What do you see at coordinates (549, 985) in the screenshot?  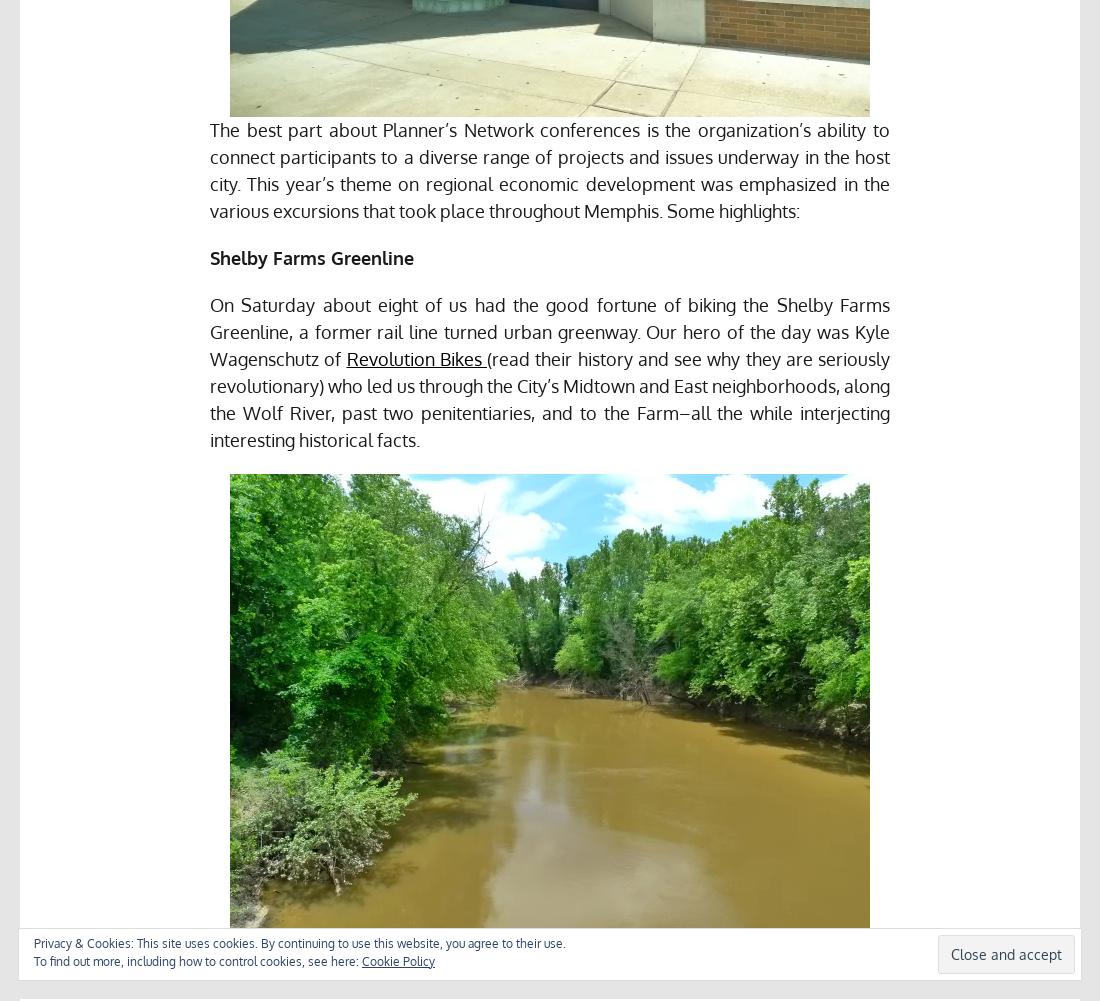 I see `'Wolf River, made famous by Jeff Buckley’s body.'` at bounding box center [549, 985].